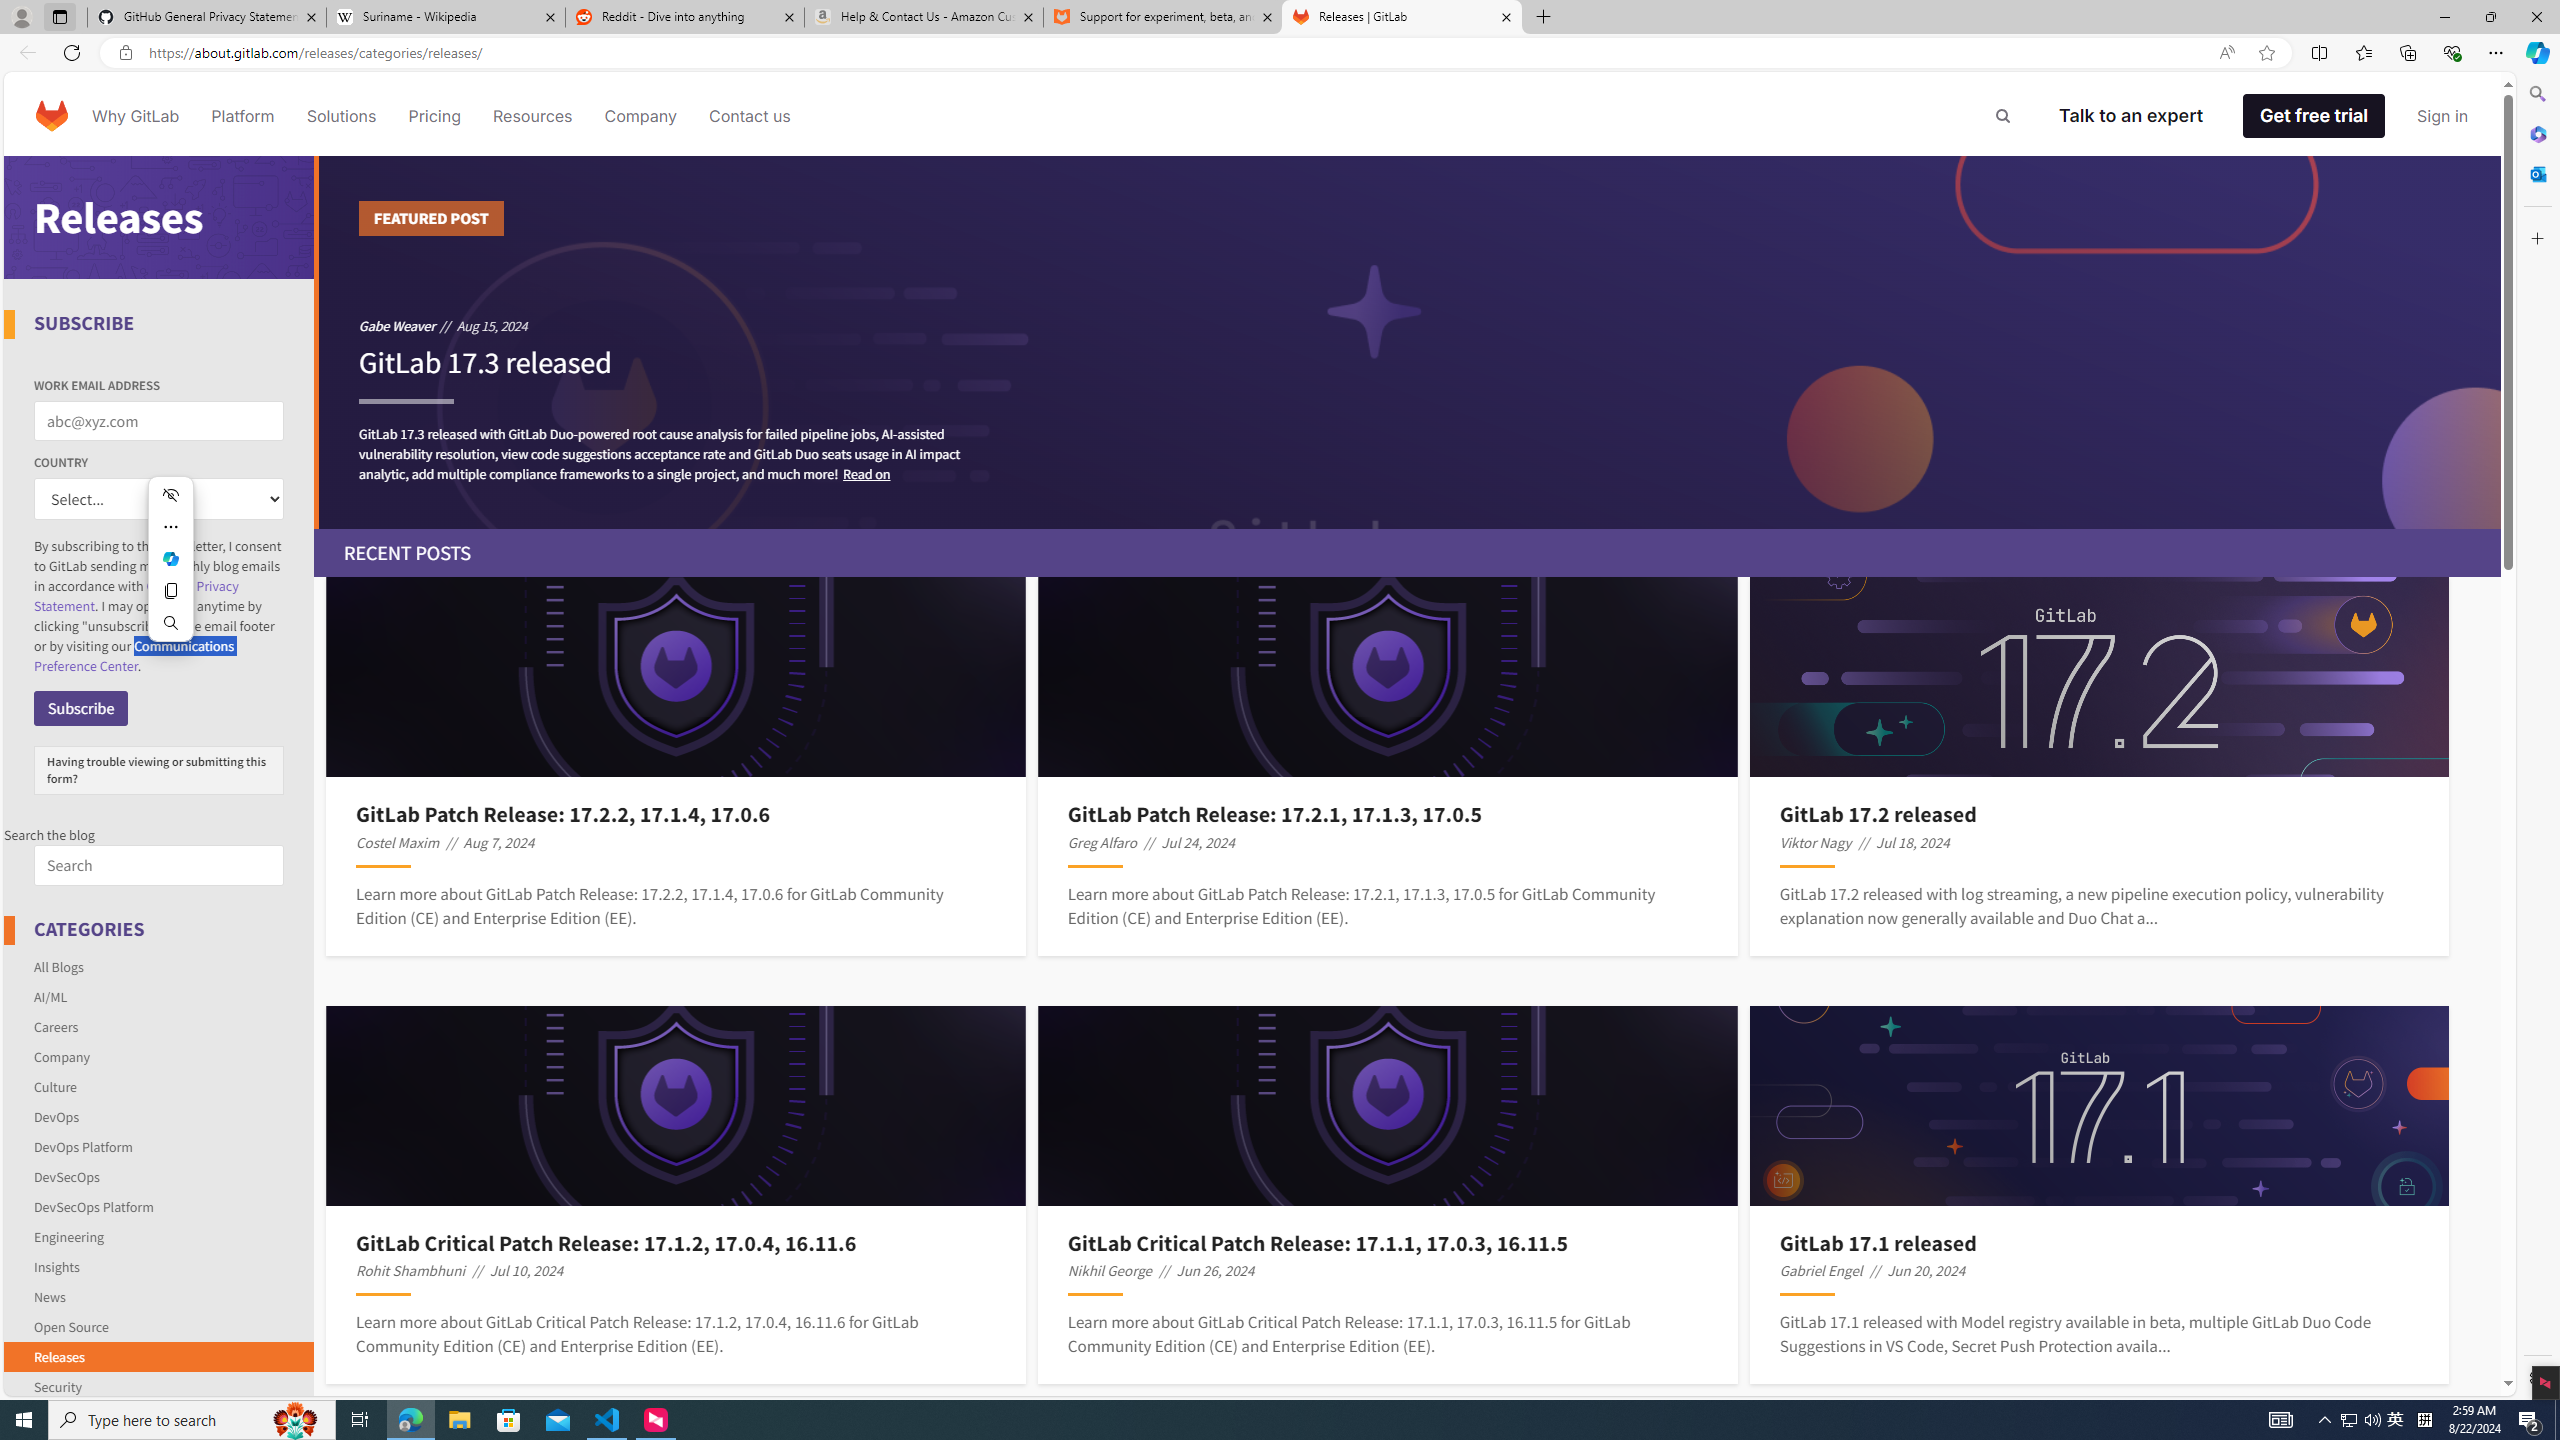 Image resolution: width=2560 pixels, height=1440 pixels. What do you see at coordinates (93, 1206) in the screenshot?
I see `'DevSecOps Platform'` at bounding box center [93, 1206].